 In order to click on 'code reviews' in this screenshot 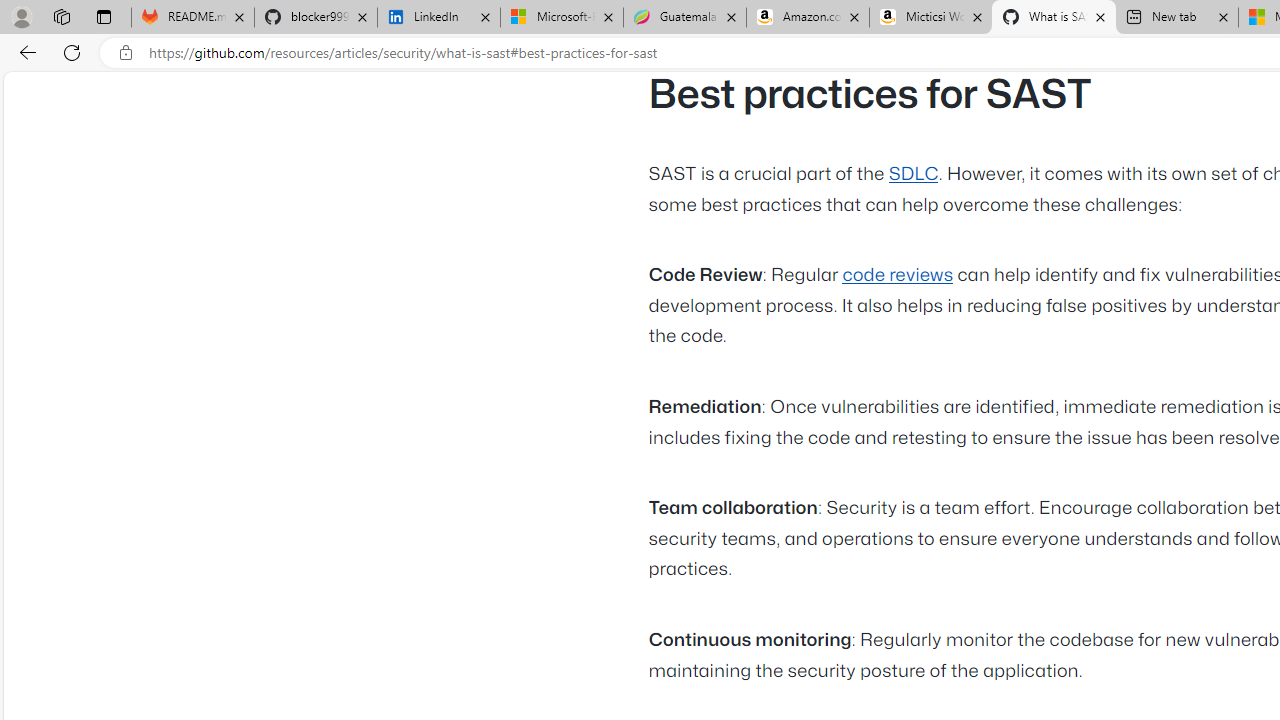, I will do `click(896, 276)`.